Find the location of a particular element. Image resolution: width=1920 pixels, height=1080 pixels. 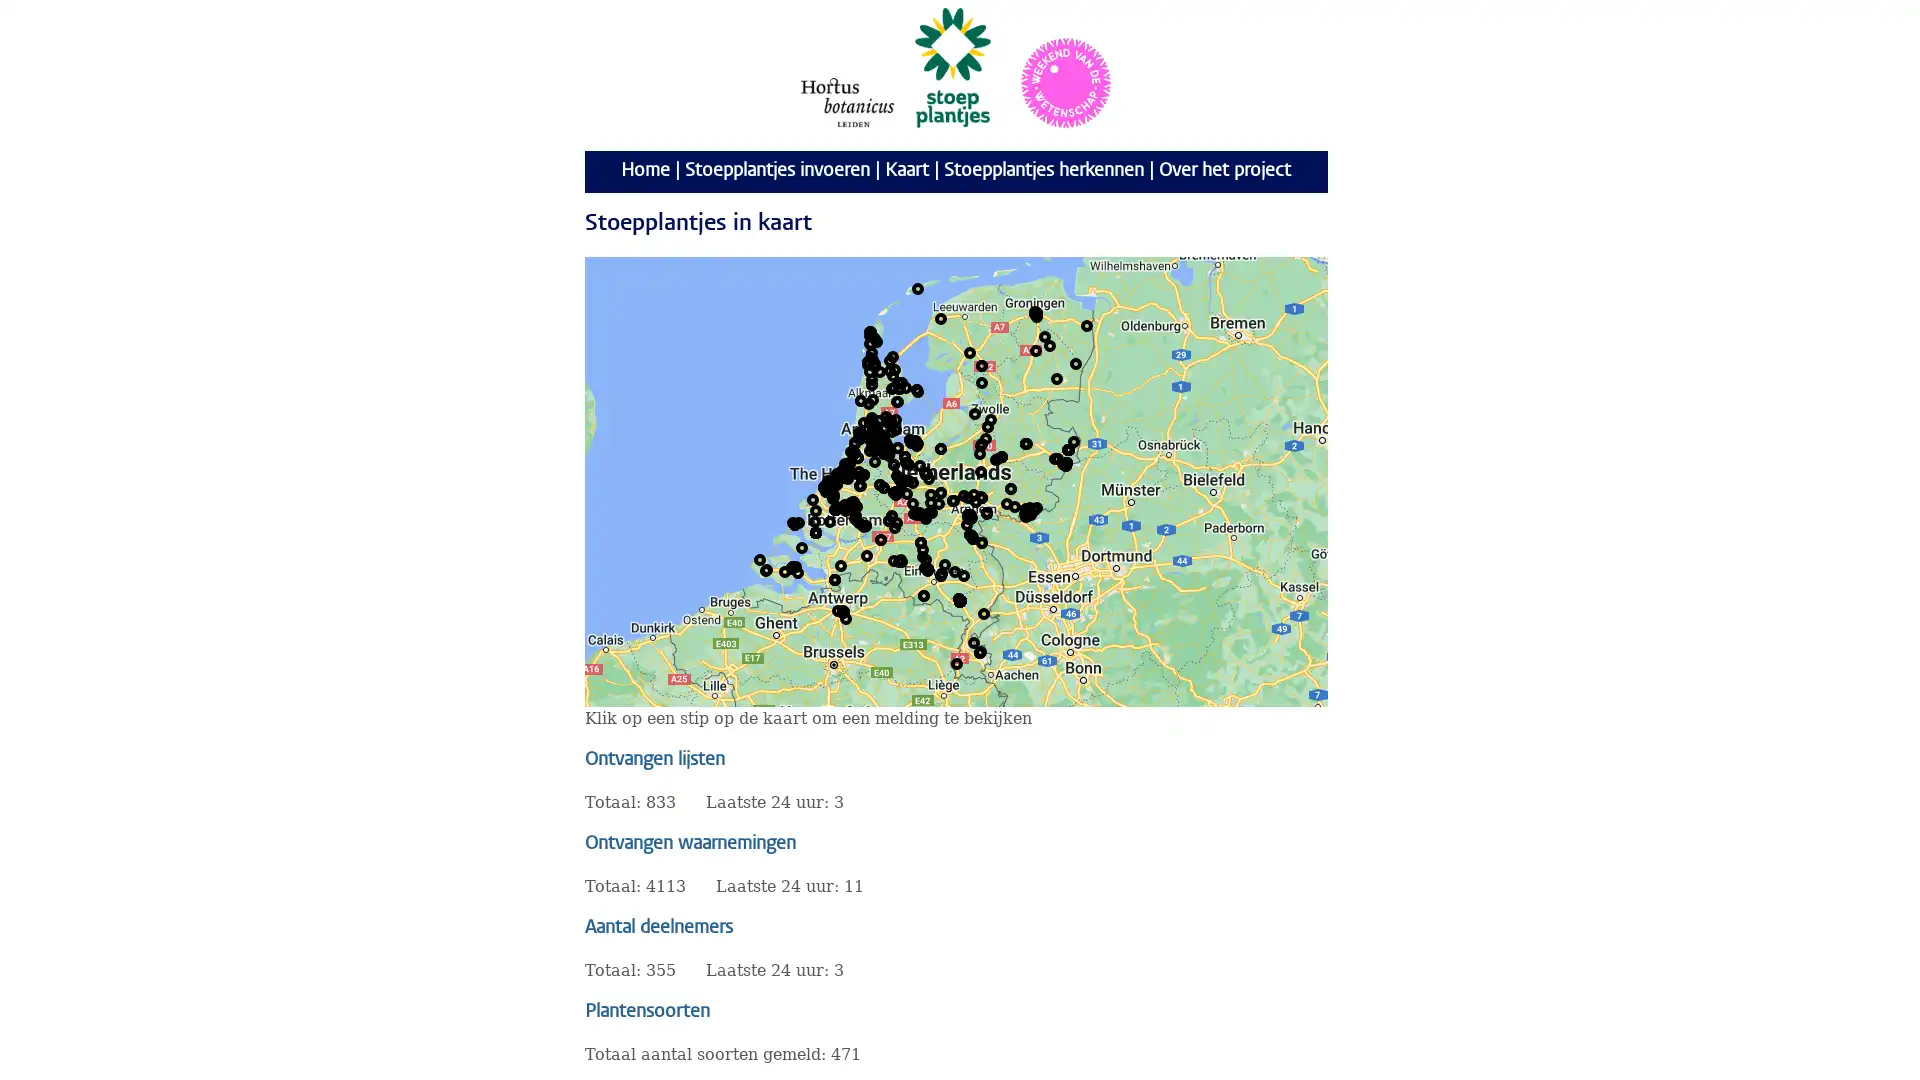

Telling van op 30 mei 2022 is located at coordinates (836, 482).